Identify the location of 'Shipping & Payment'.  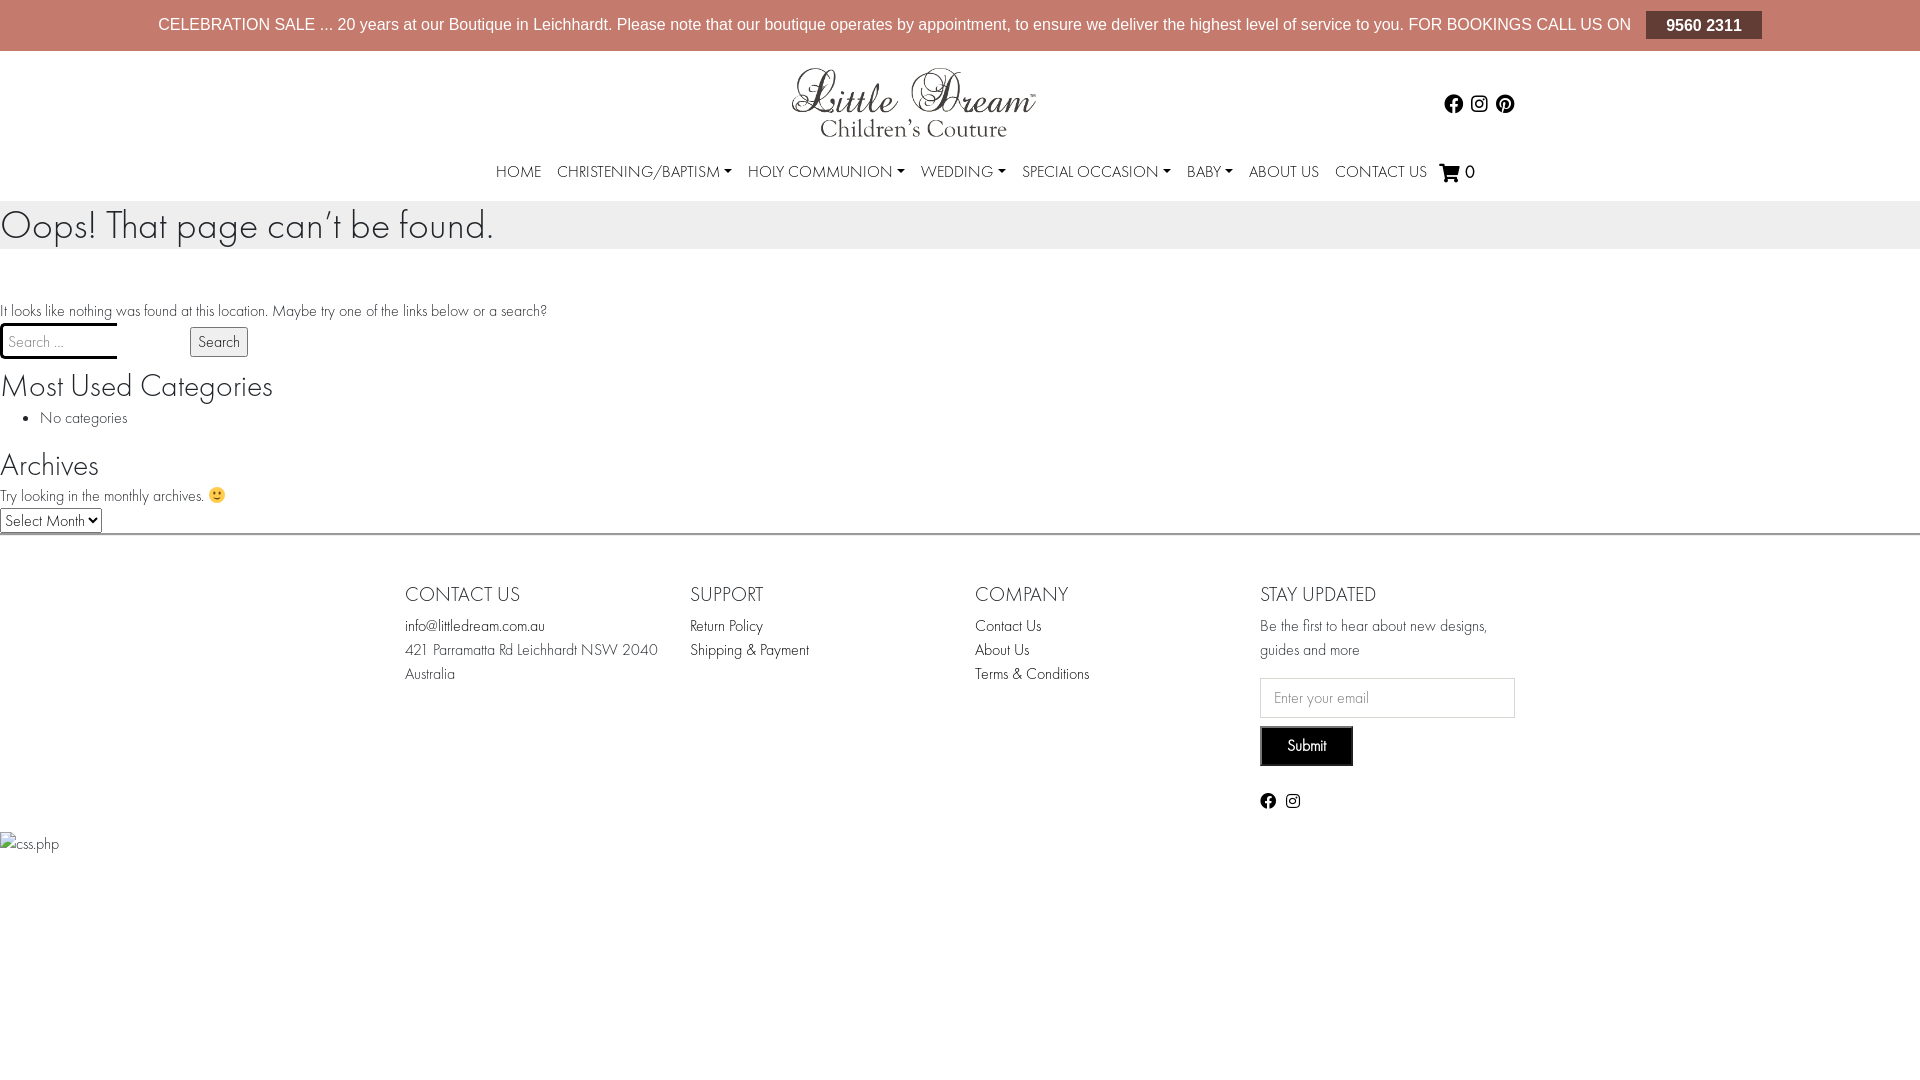
(748, 649).